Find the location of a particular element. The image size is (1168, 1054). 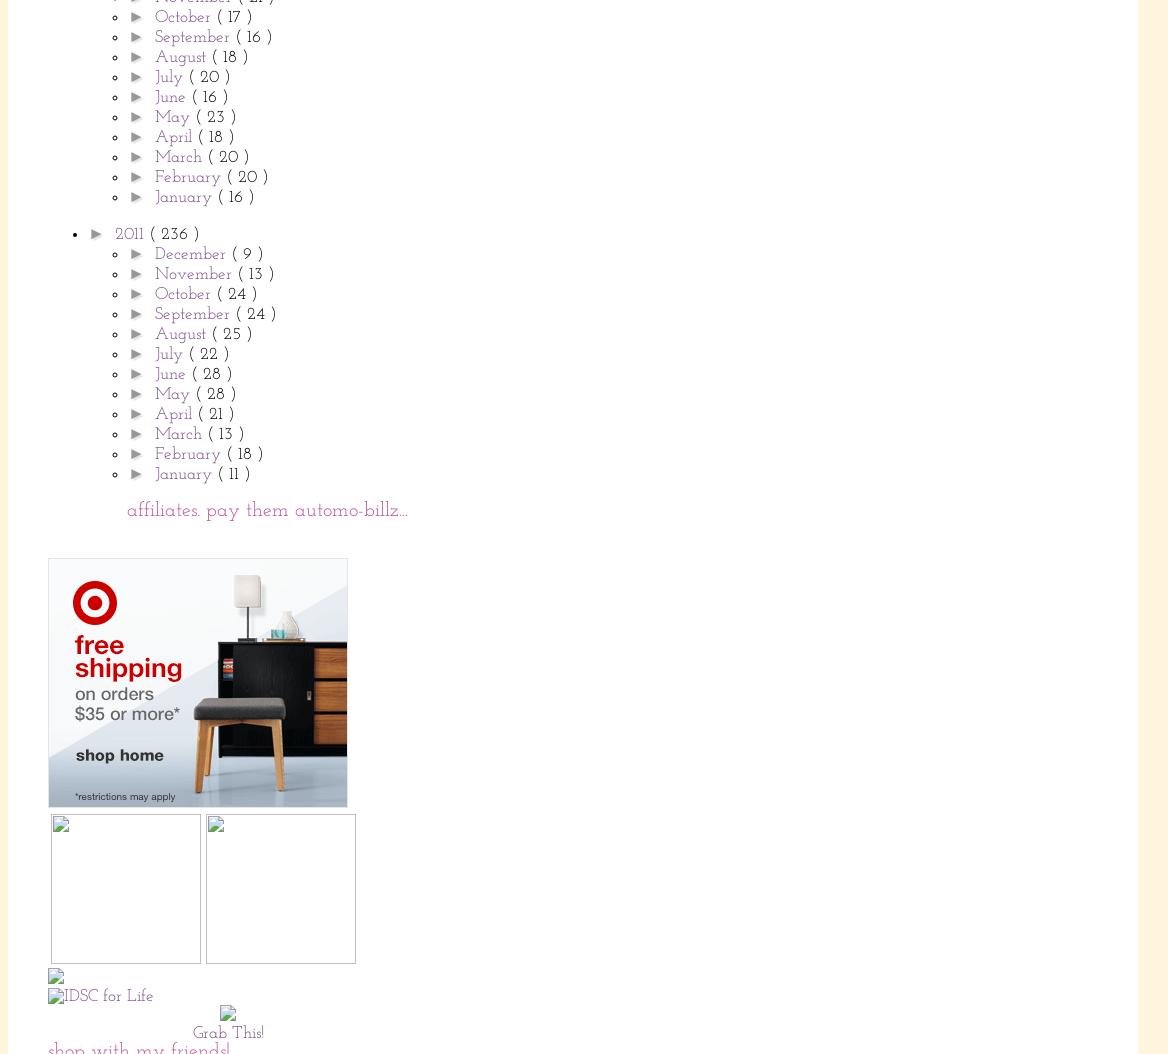

'(
                11
                )' is located at coordinates (215, 473).